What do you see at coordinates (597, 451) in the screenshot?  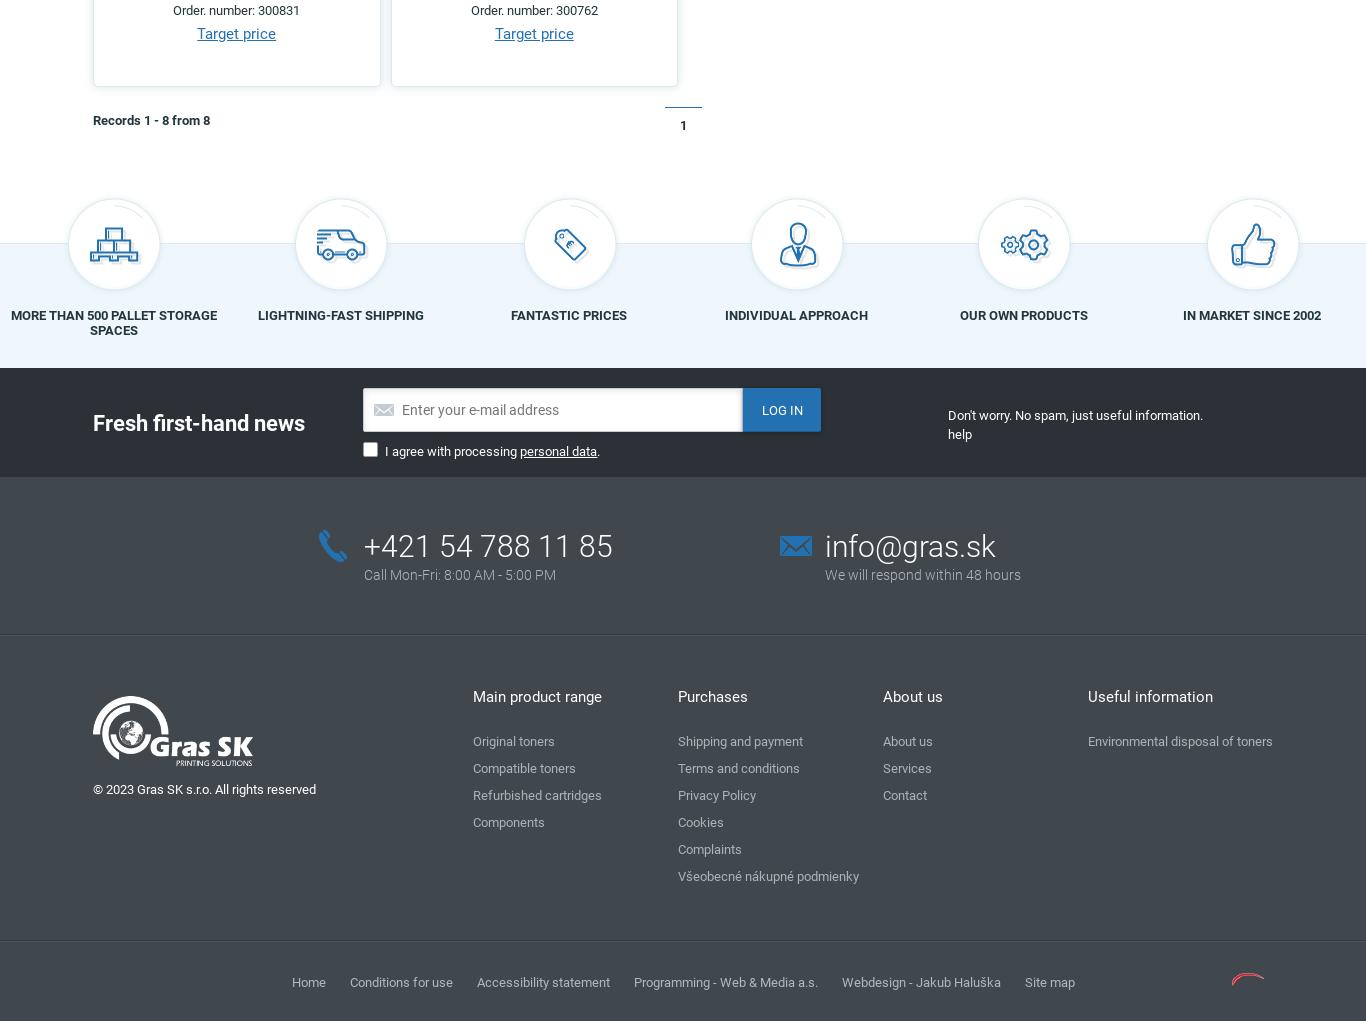 I see `'.'` at bounding box center [597, 451].